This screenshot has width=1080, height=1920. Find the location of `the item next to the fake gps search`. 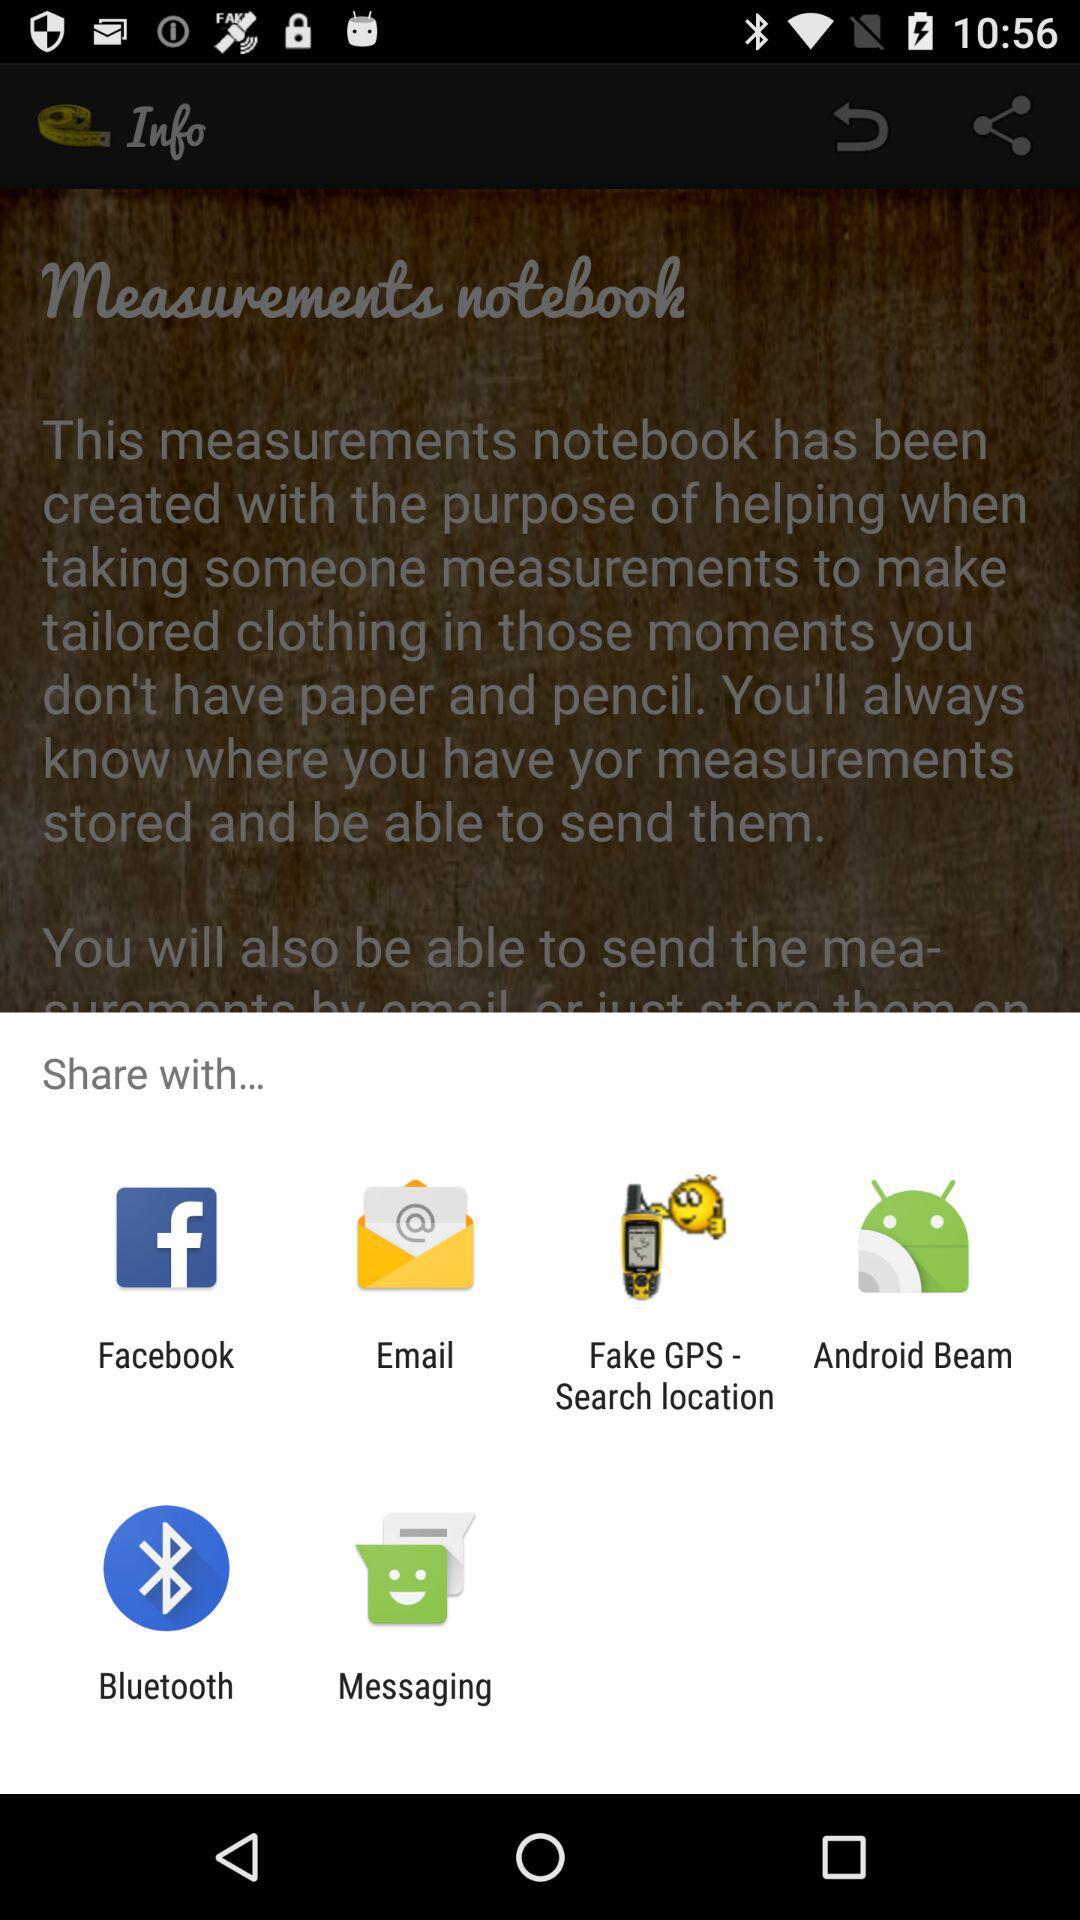

the item next to the fake gps search is located at coordinates (414, 1374).